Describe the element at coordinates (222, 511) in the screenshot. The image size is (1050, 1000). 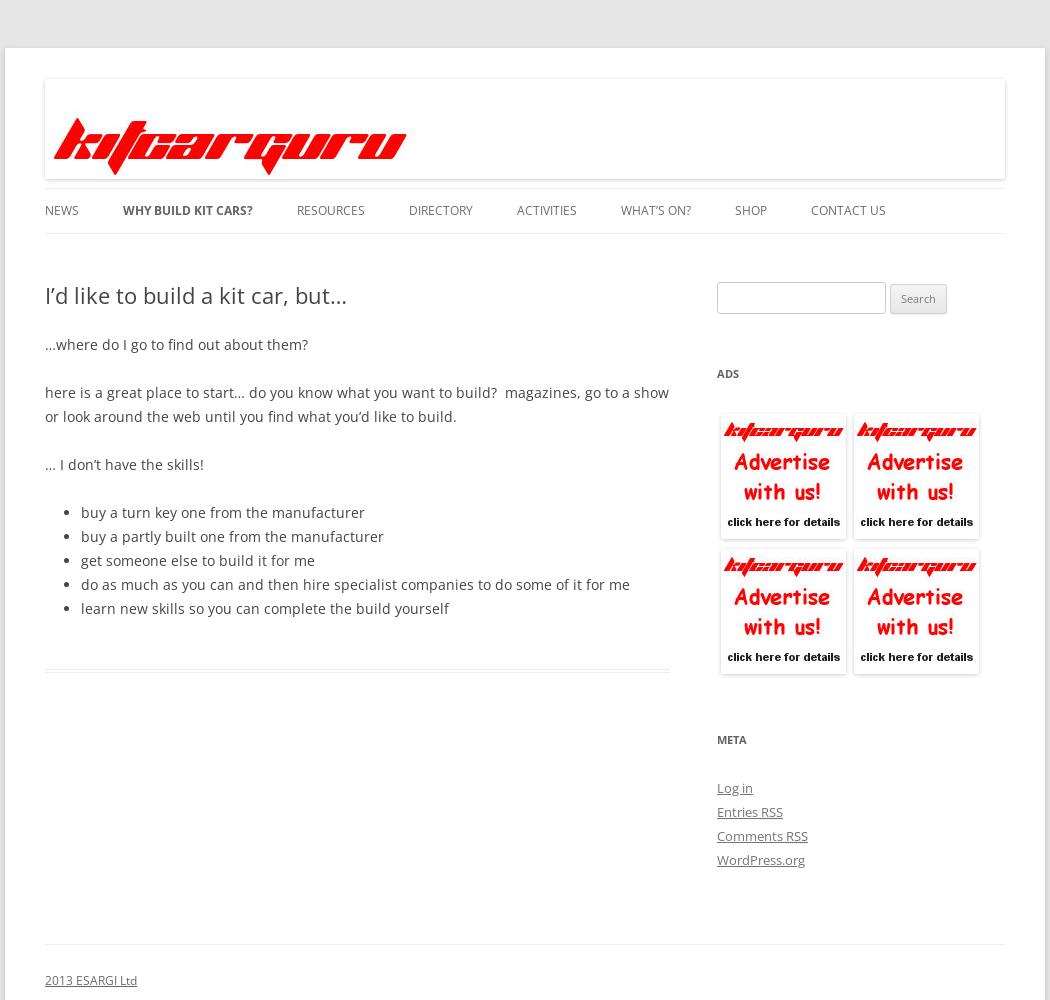
I see `'buy a turn key one from the manufacturer'` at that location.